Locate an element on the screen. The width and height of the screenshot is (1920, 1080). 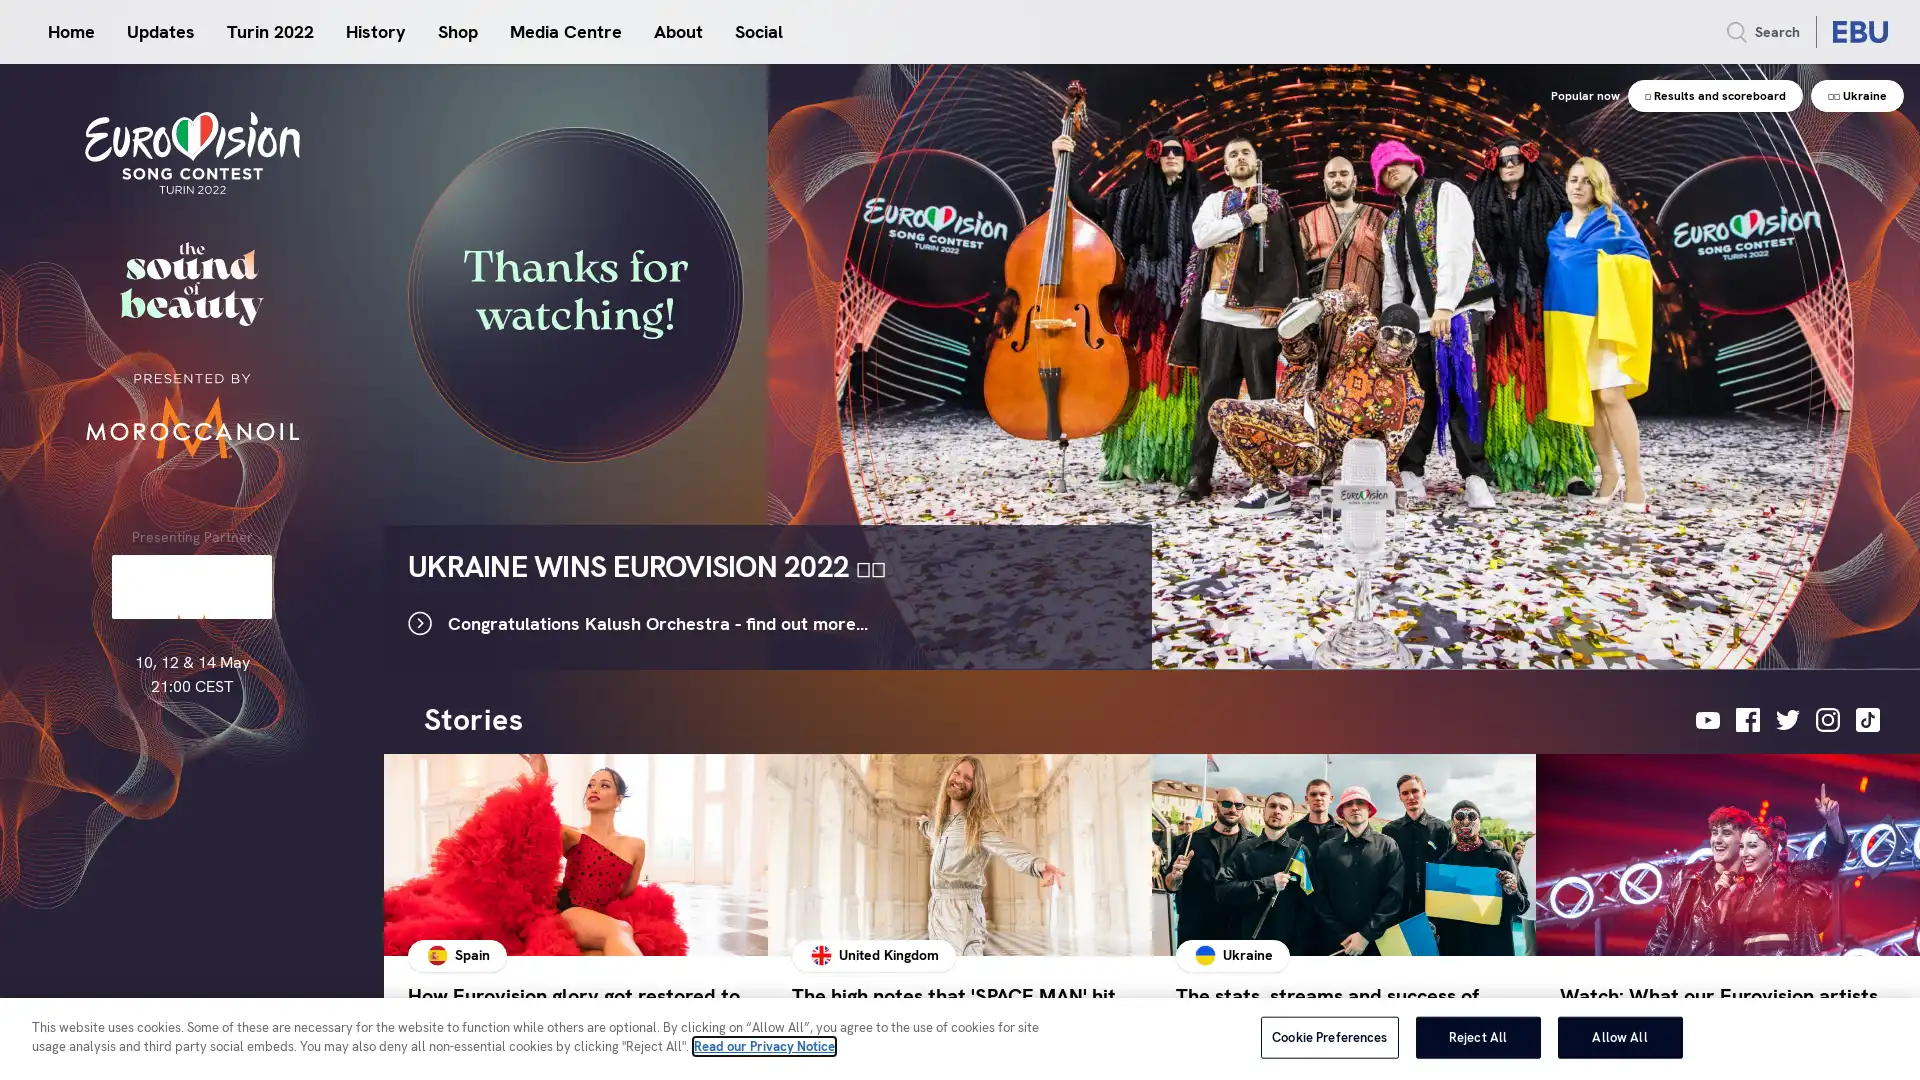
Cookie Preferences is located at coordinates (1329, 1036).